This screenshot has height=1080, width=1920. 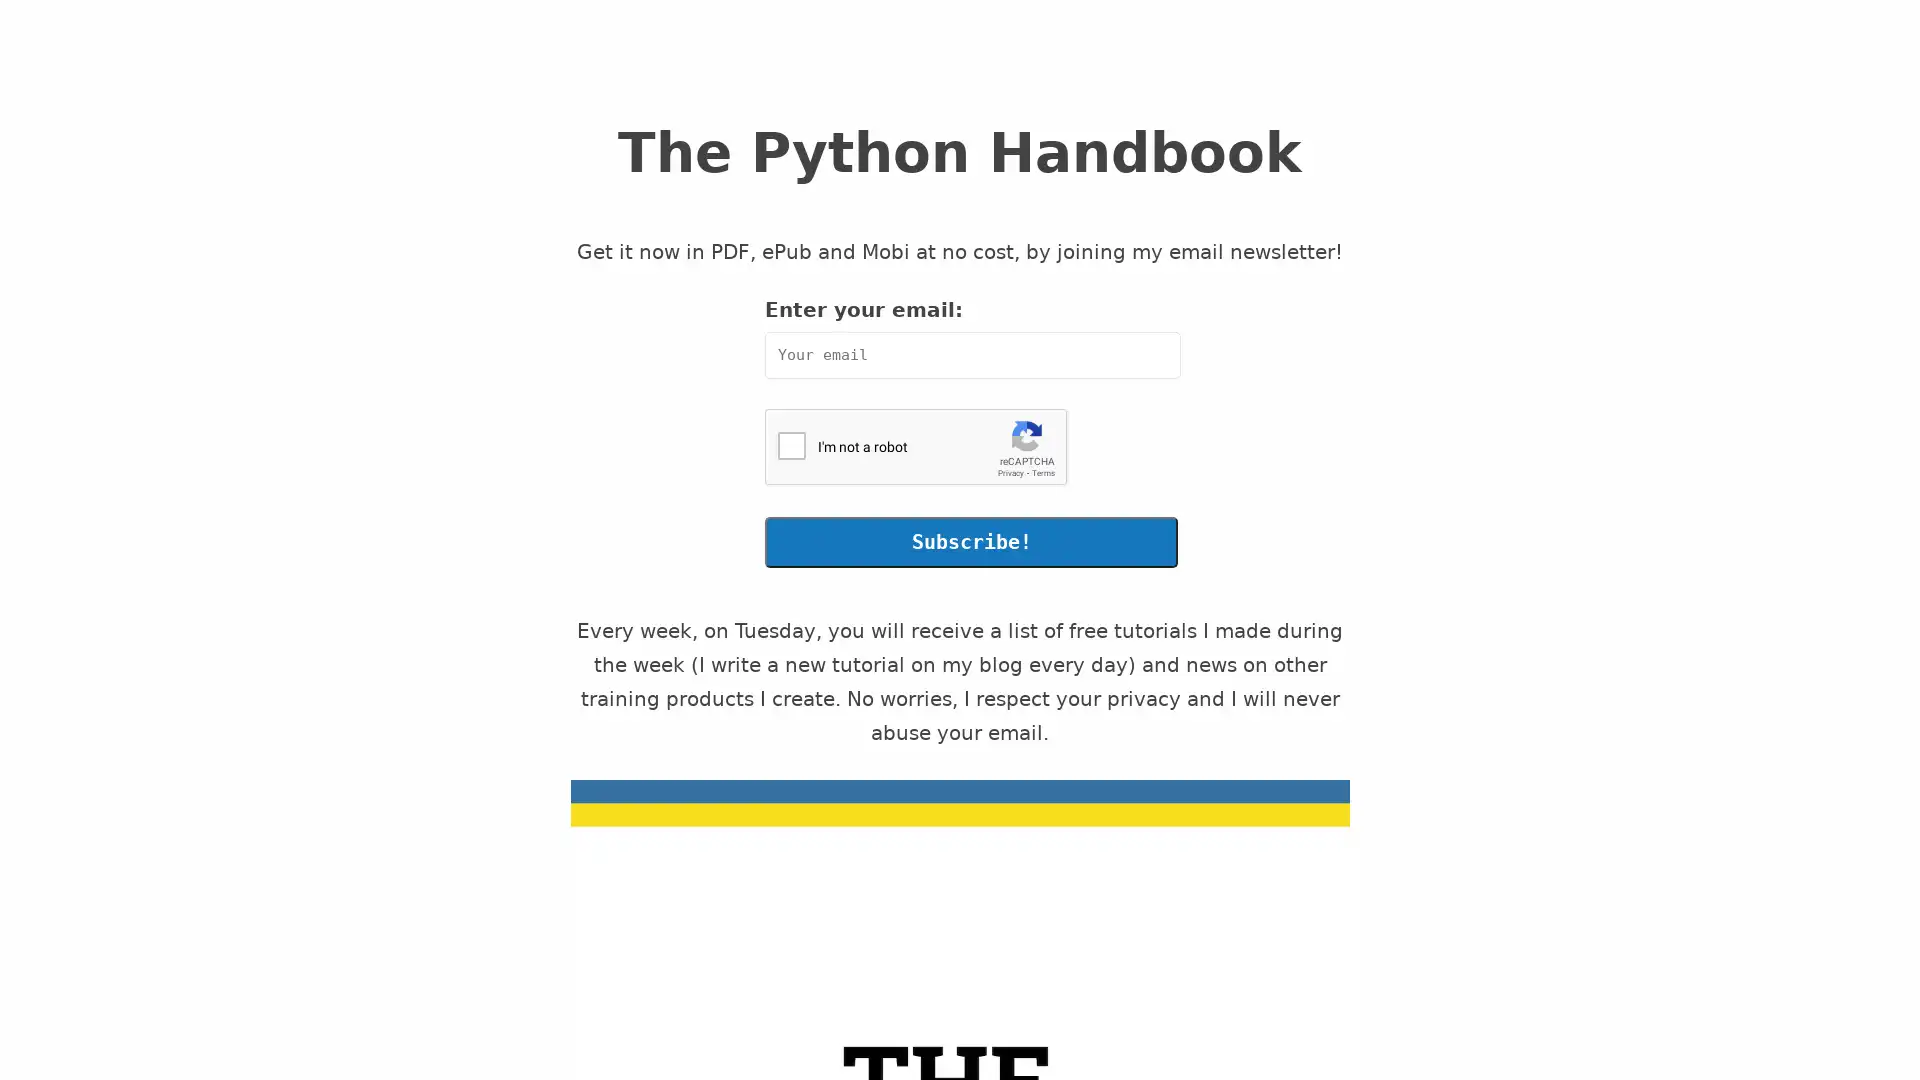 I want to click on Subscribe!, so click(x=971, y=542).